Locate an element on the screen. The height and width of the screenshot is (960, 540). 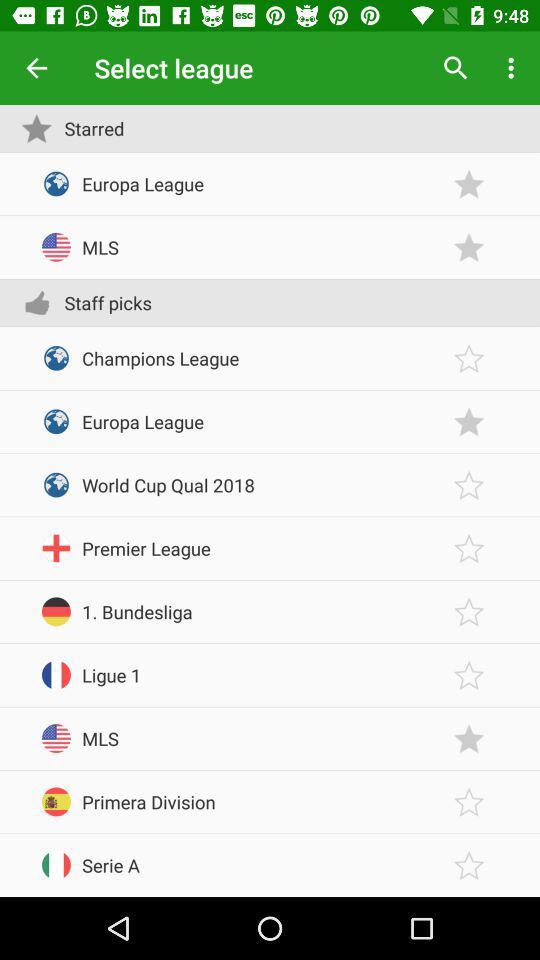
the league is located at coordinates (469, 421).